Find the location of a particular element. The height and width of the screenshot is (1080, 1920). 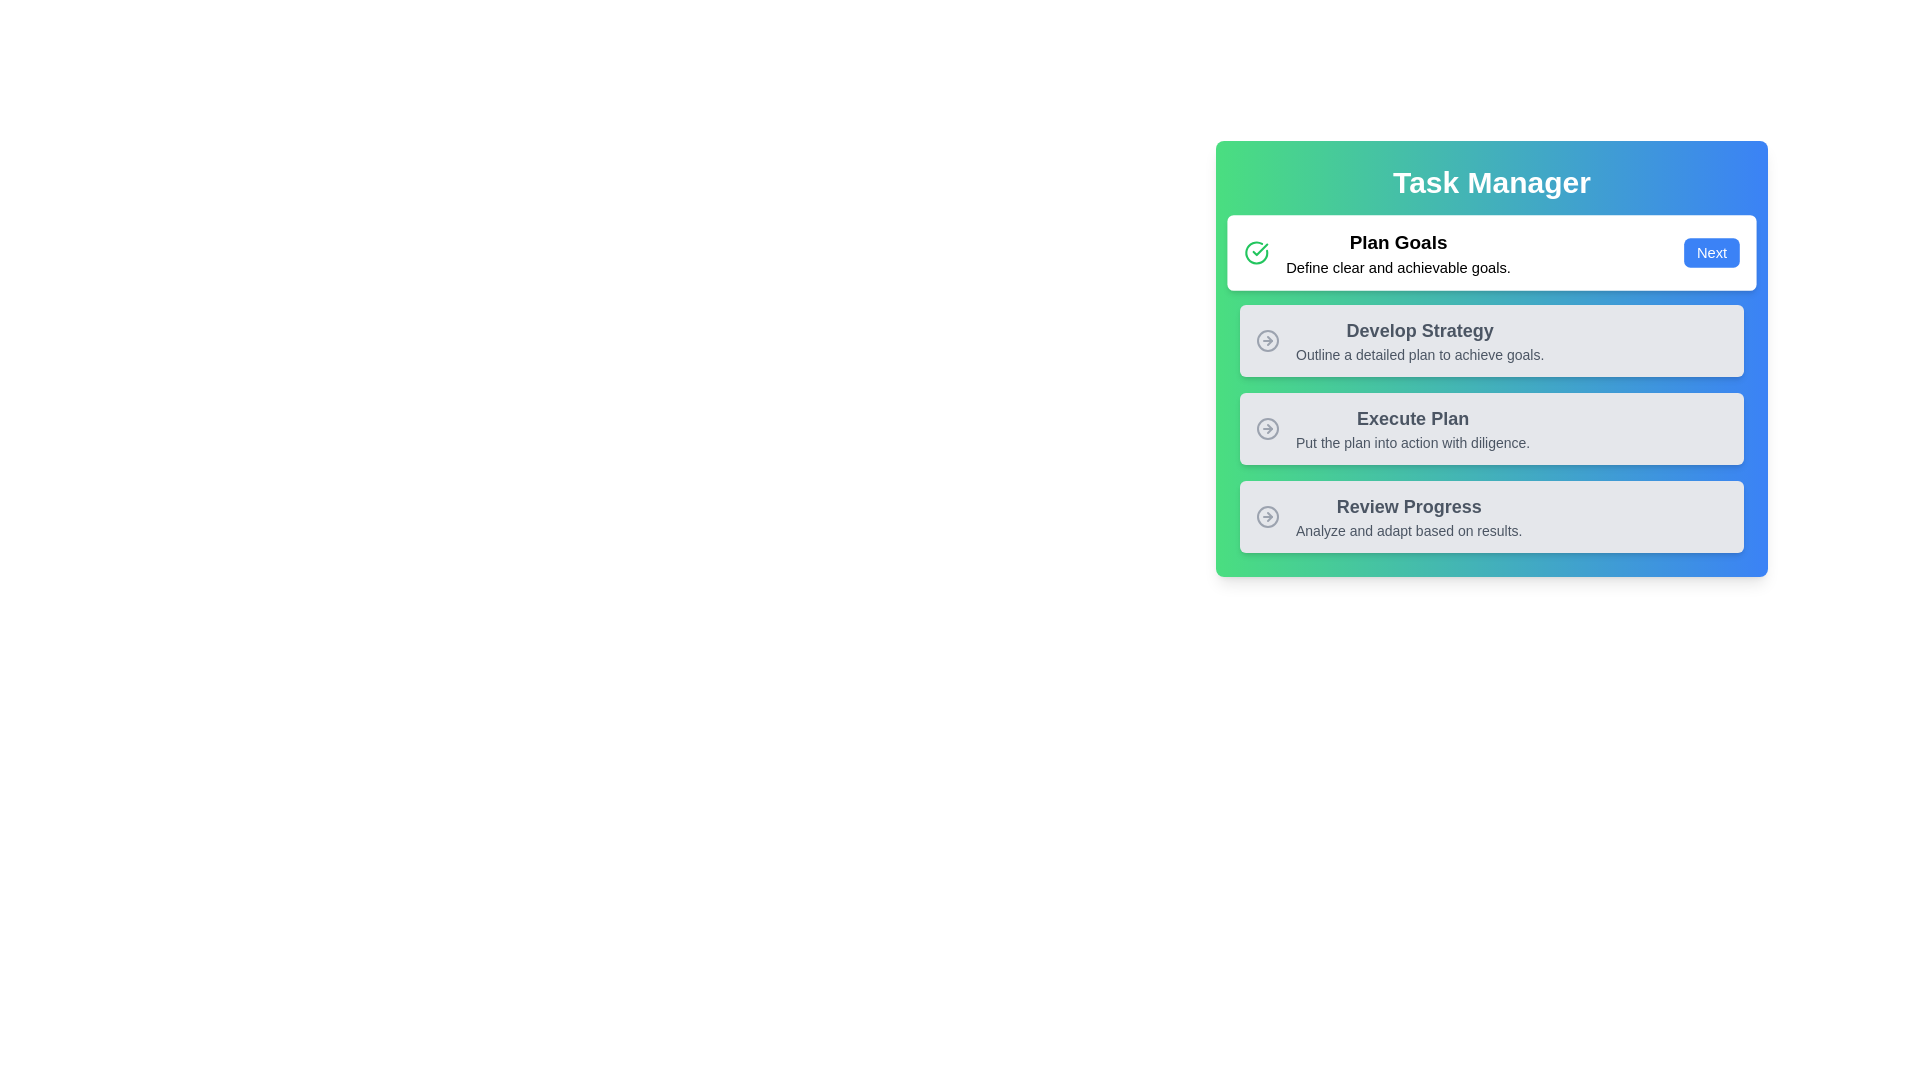

the text block containing 'Outline a detailed plan to achieve goals.' which is positioned below the 'Develop Strategy' title in the 'Task Manager' interface is located at coordinates (1419, 353).